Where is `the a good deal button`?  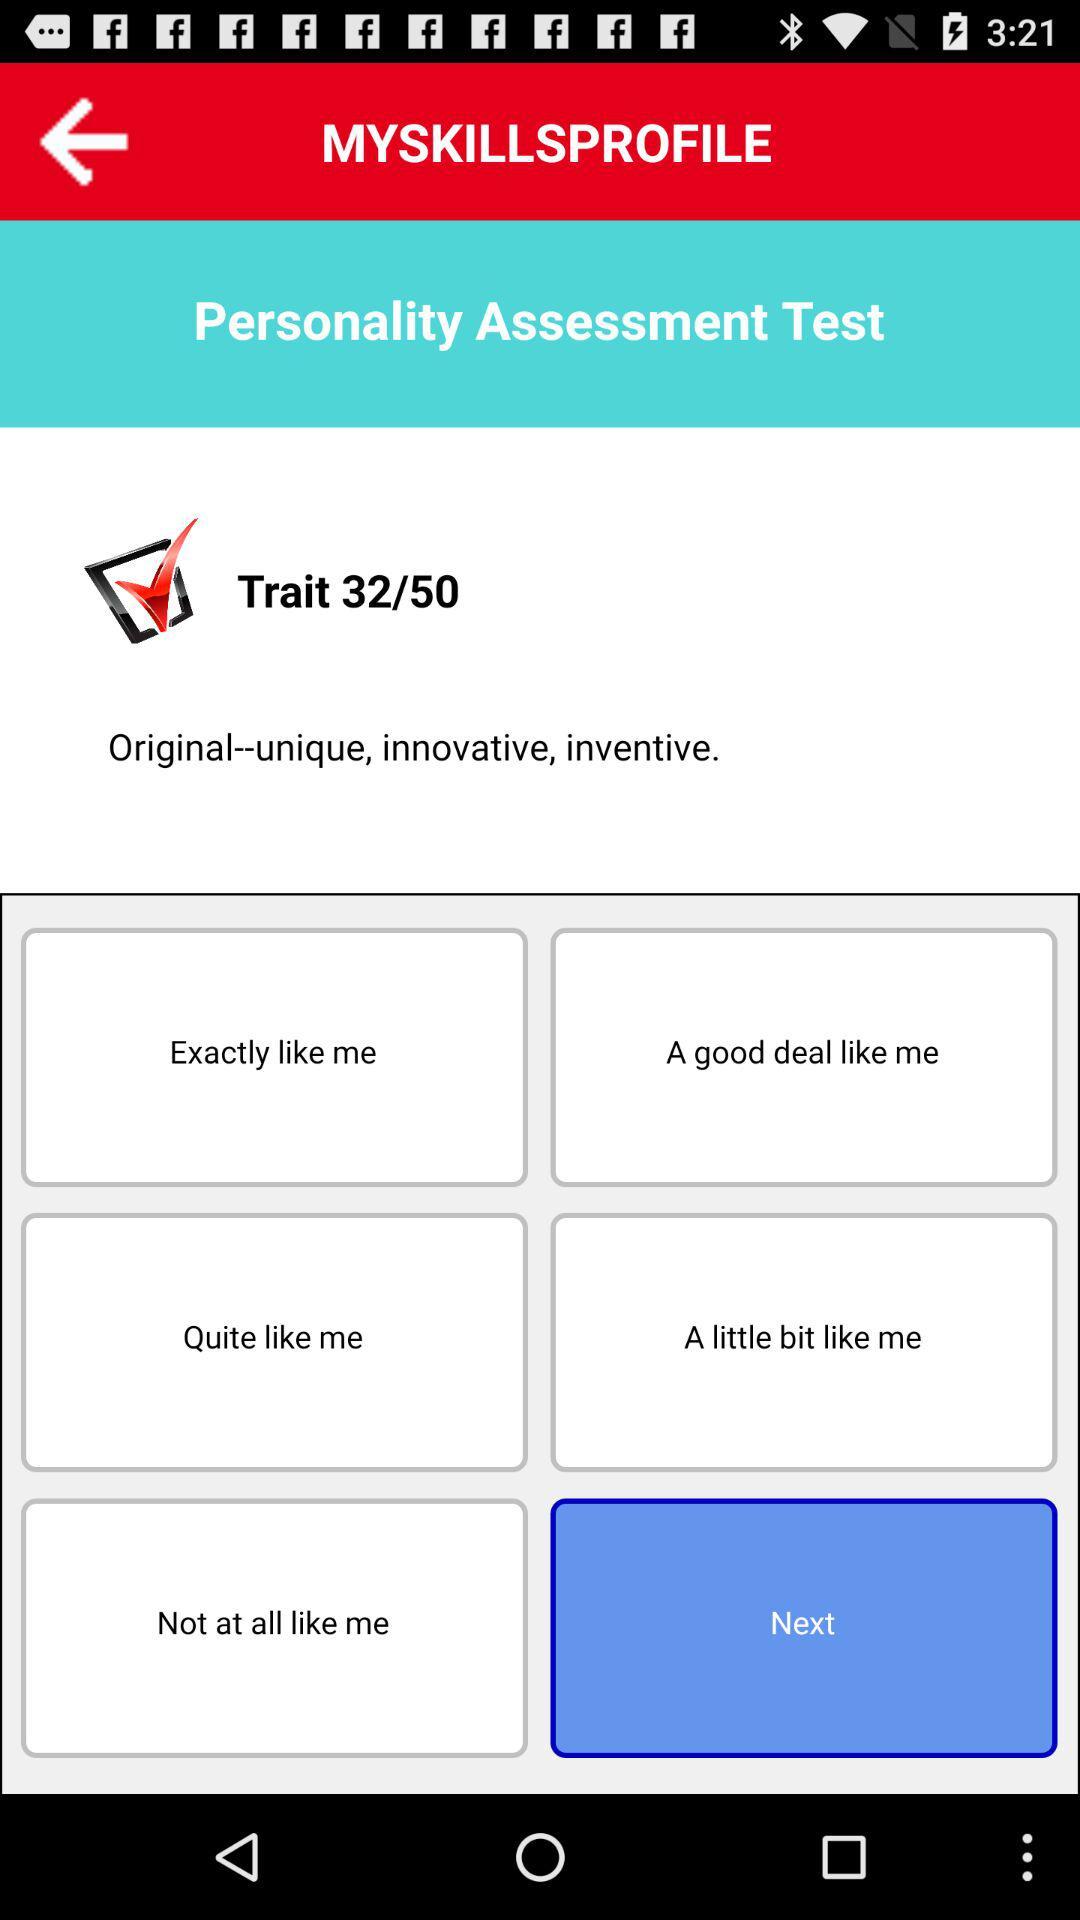
the a good deal button is located at coordinates (802, 1056).